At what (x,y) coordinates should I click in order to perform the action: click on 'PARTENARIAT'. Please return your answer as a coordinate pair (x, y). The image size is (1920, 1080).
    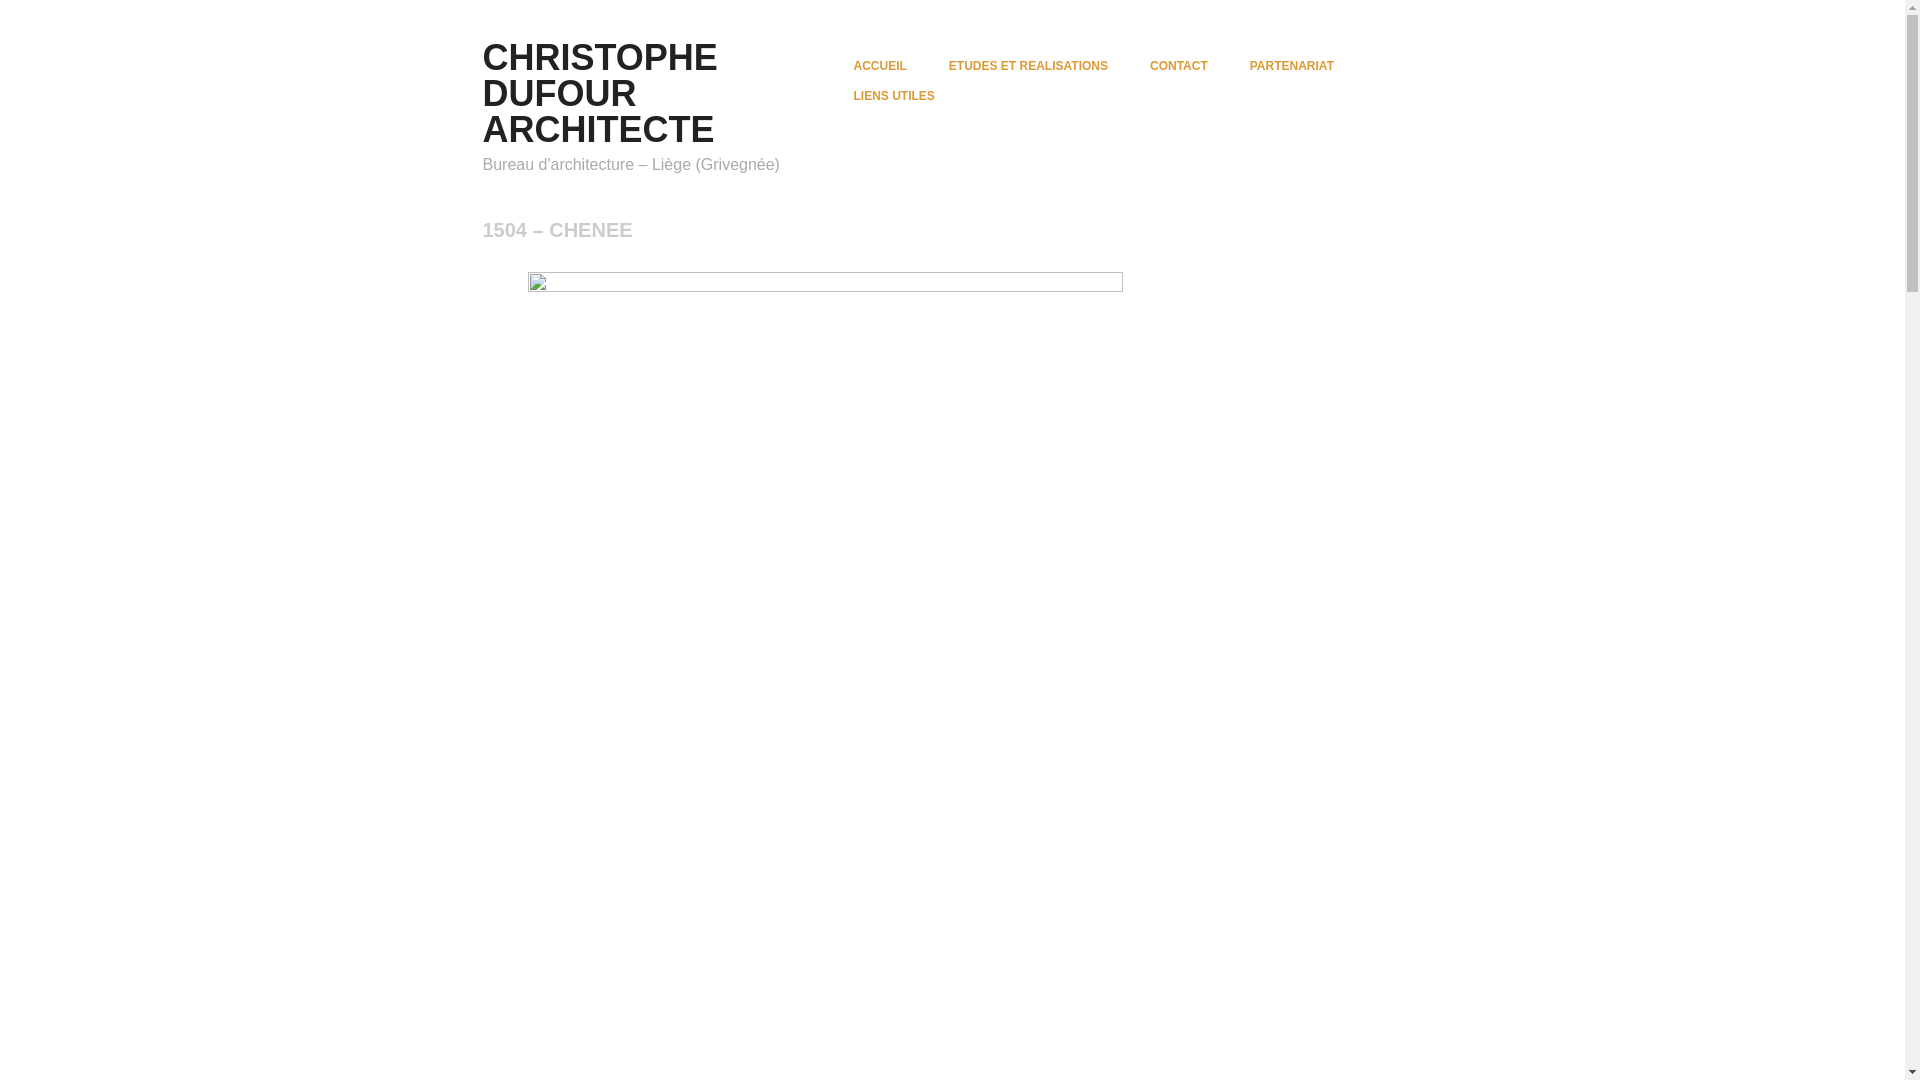
    Looking at the image, I should click on (1248, 64).